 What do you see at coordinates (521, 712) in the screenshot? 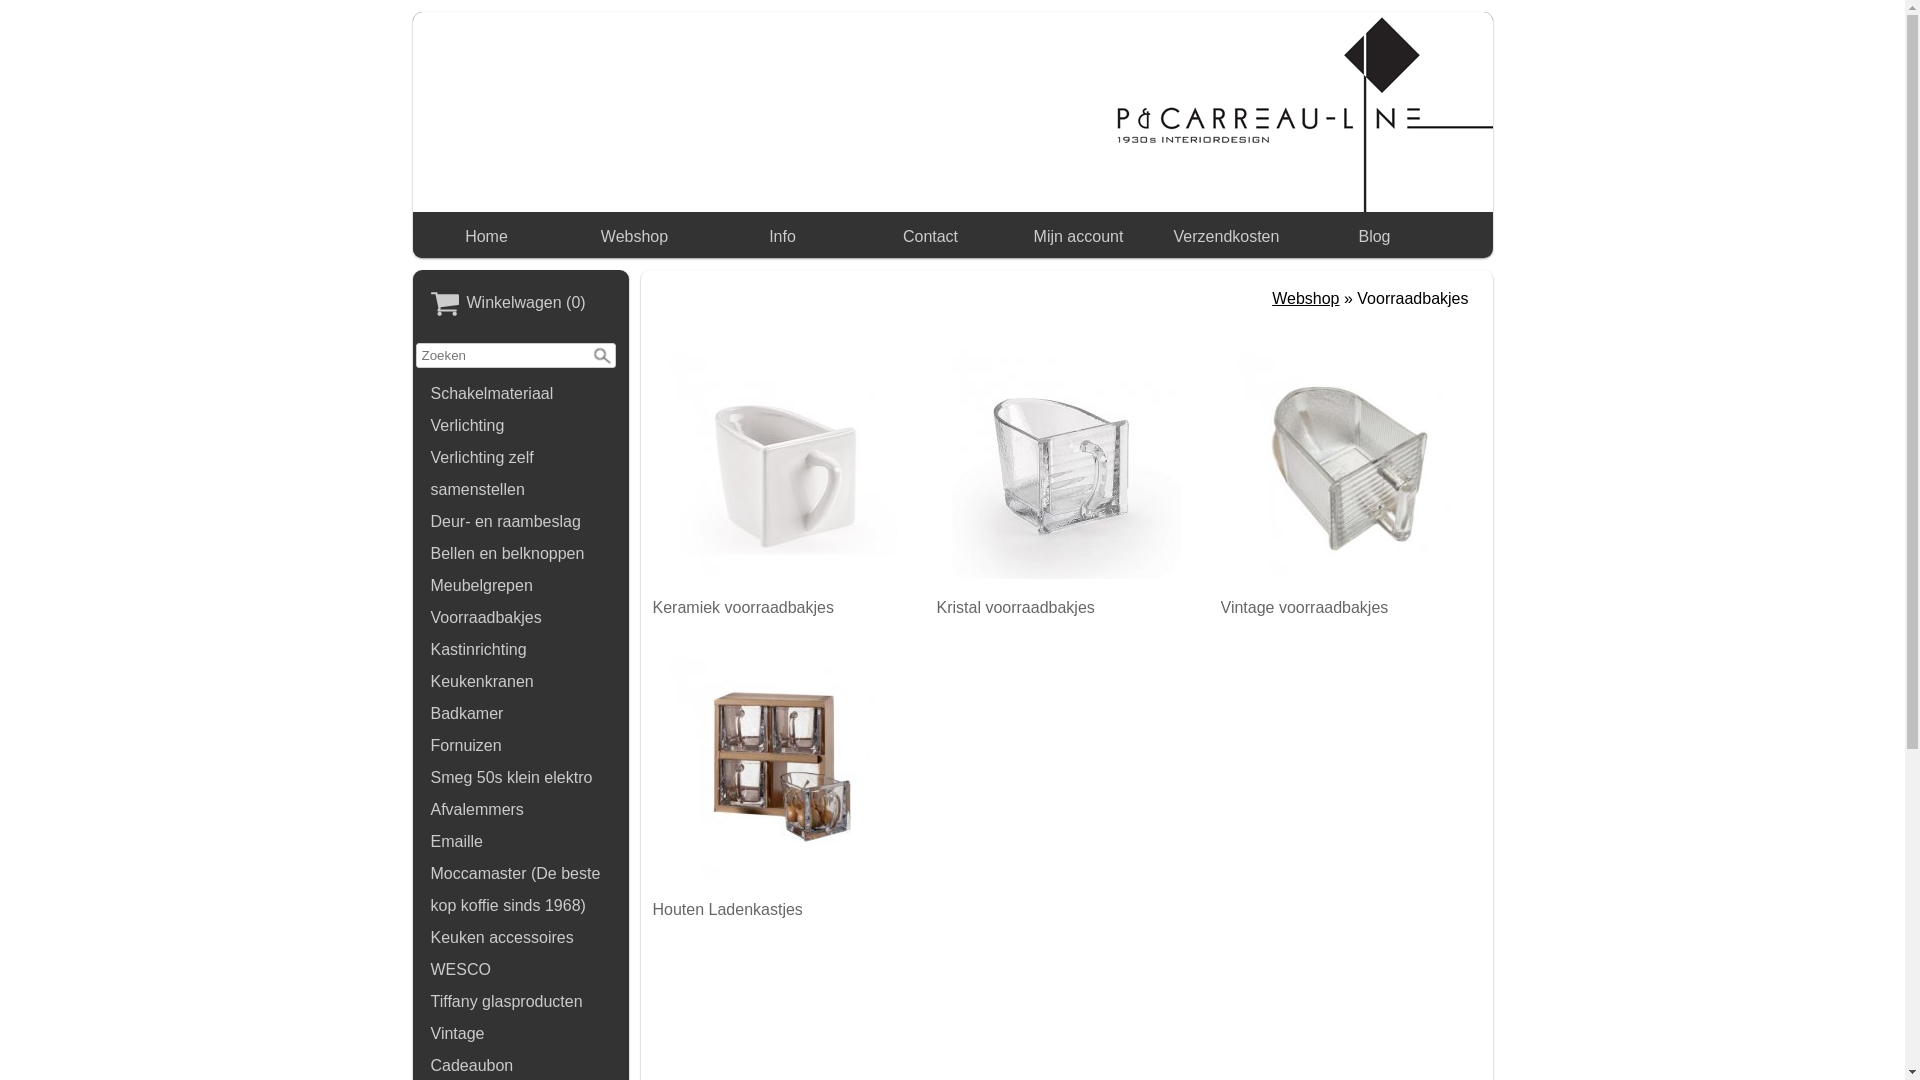
I see `'Badkamer'` at bounding box center [521, 712].